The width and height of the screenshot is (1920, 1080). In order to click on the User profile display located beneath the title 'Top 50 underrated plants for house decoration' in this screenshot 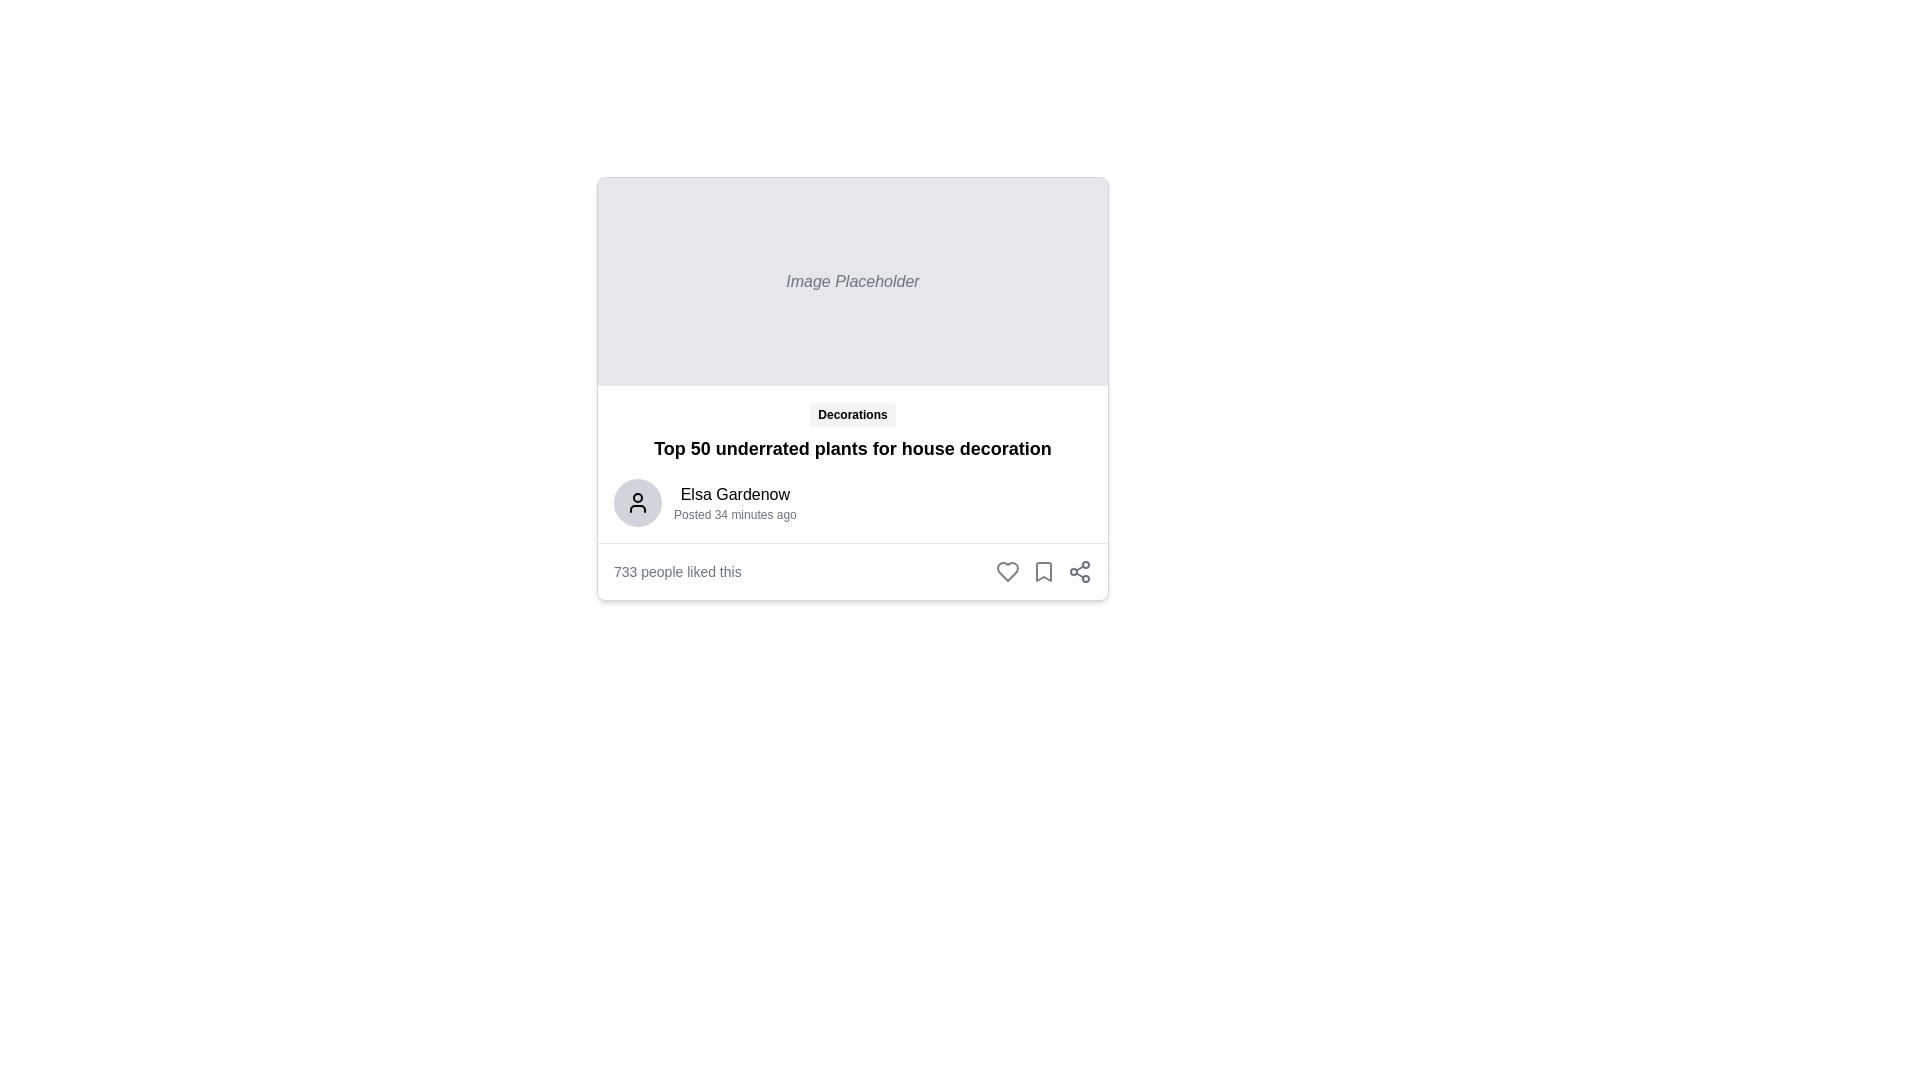, I will do `click(853, 501)`.